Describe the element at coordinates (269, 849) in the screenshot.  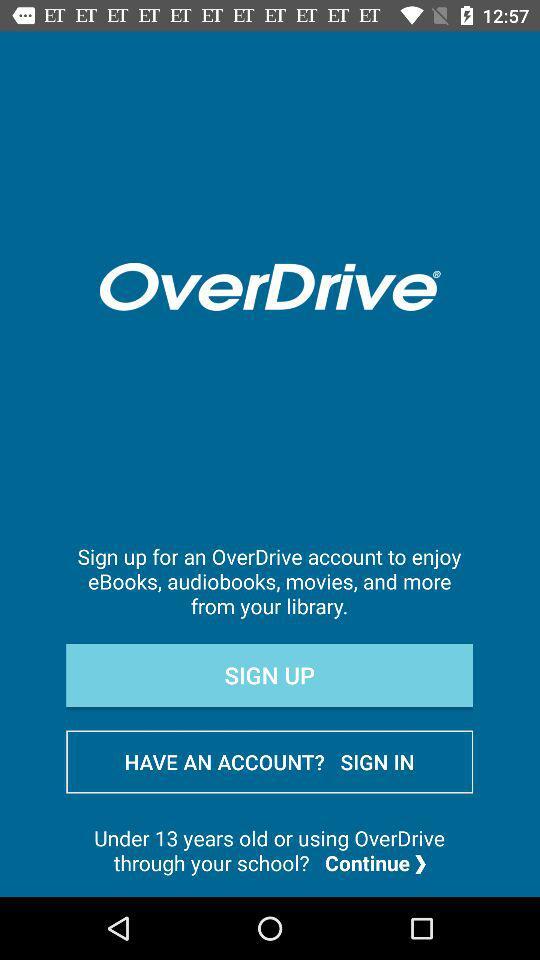
I see `under 13 years item` at that location.